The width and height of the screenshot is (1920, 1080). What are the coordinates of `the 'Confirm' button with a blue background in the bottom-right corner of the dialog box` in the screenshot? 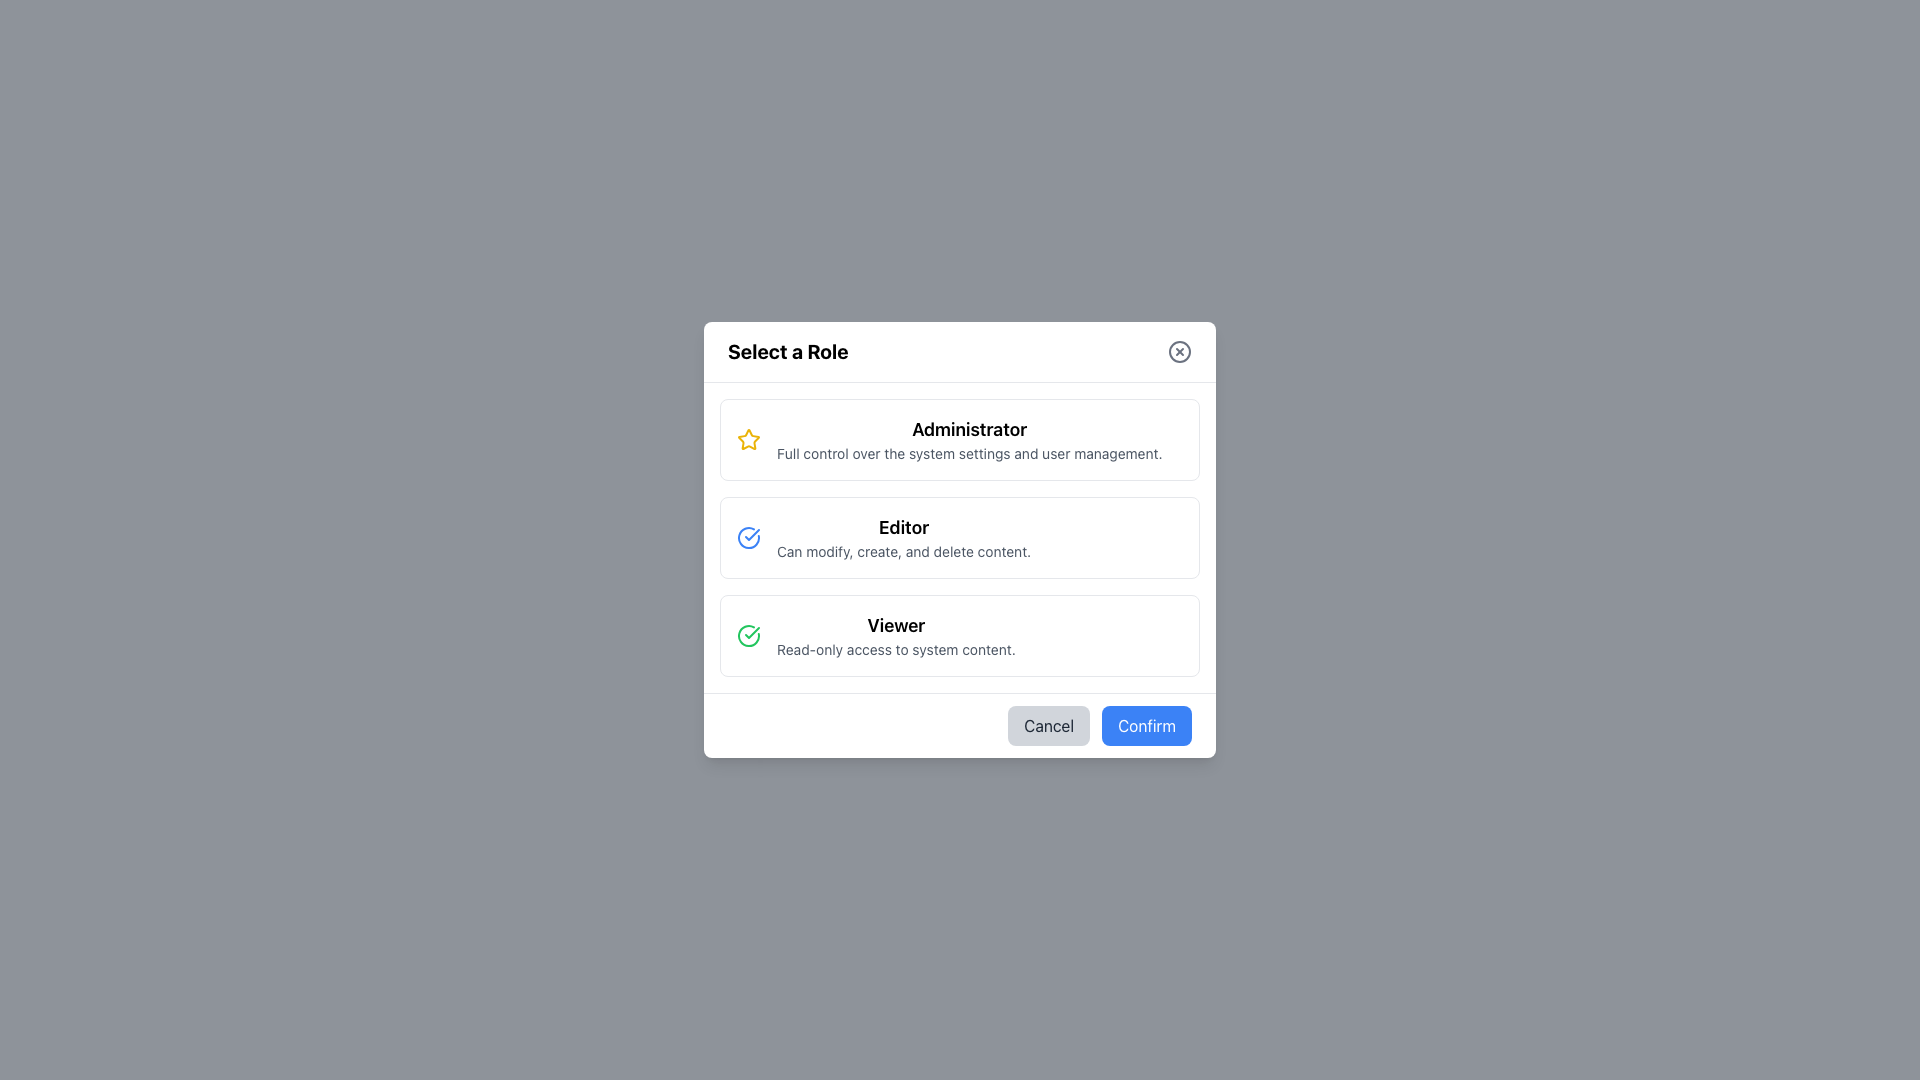 It's located at (1147, 725).